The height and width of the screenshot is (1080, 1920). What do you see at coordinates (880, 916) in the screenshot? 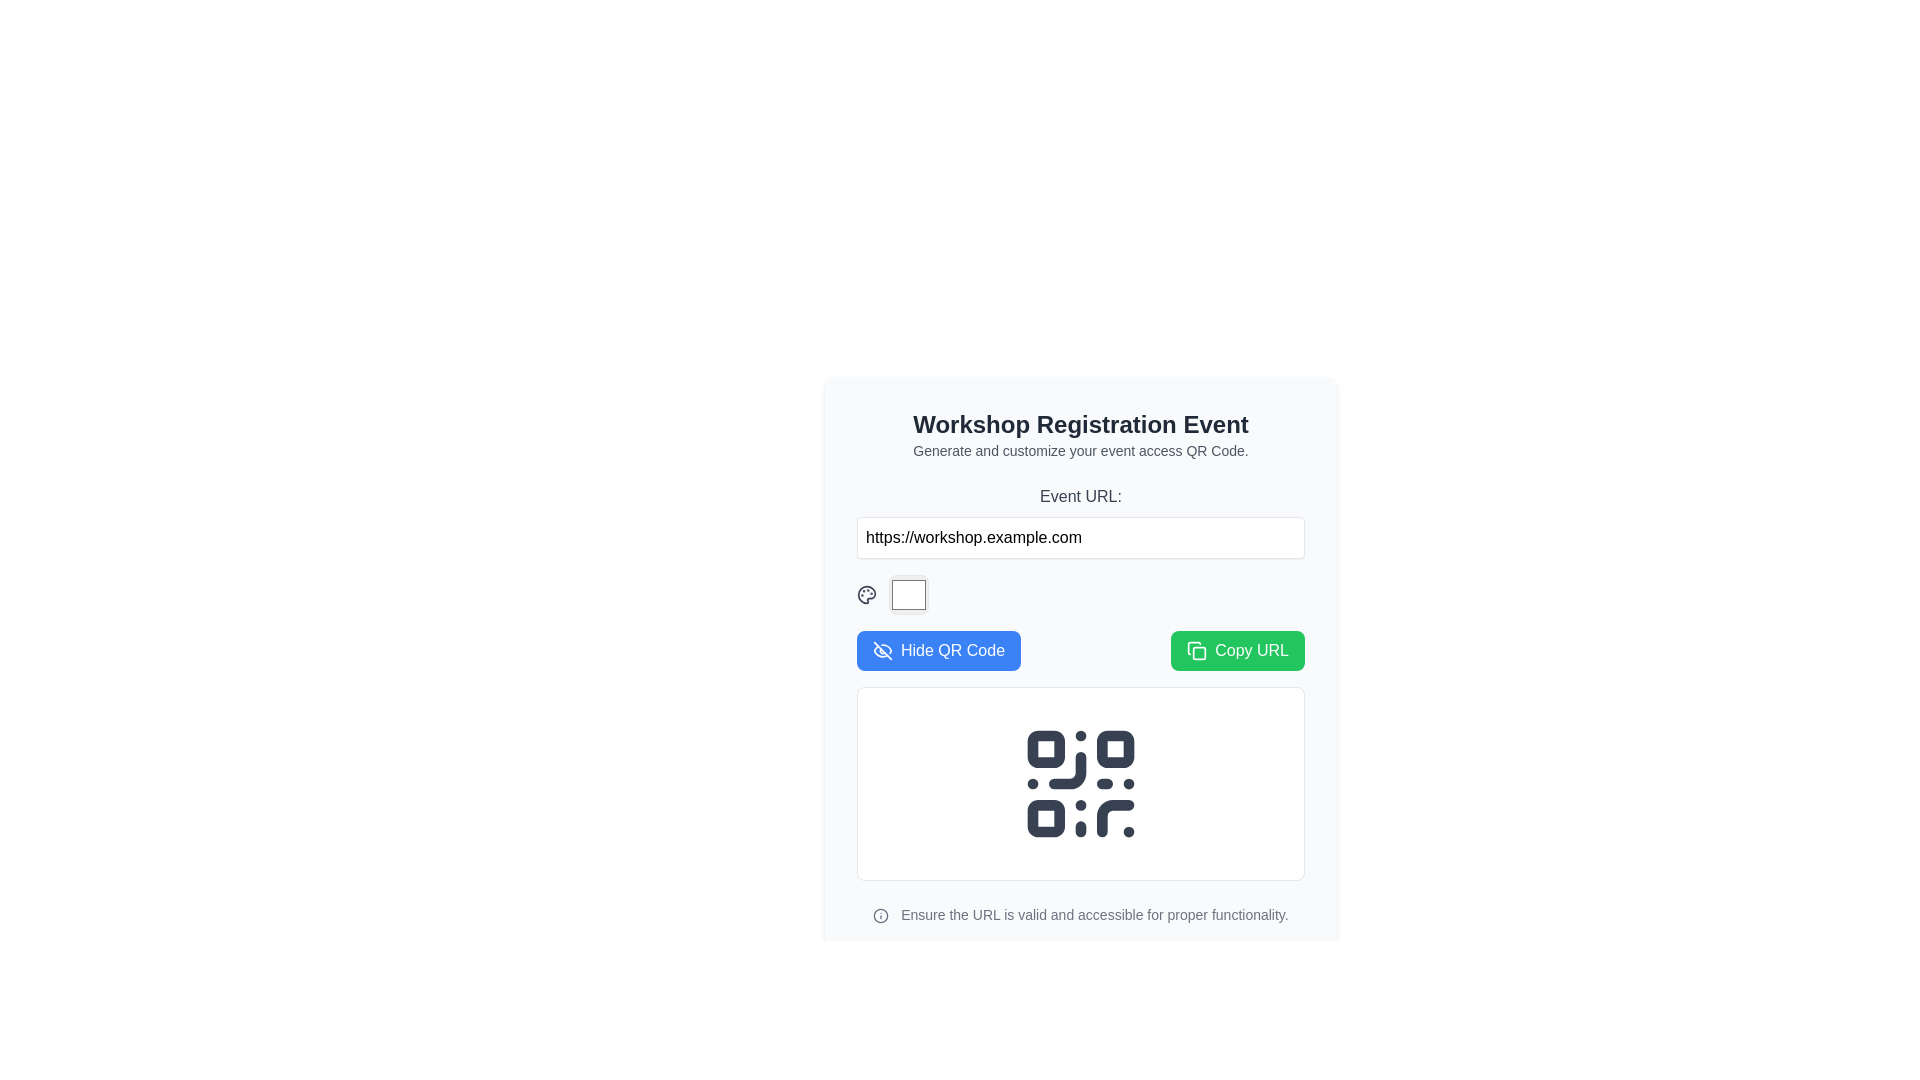
I see `the circular graphical element that forms the outer boundary of the informational icon next to the 'Event URL' input field` at bounding box center [880, 916].